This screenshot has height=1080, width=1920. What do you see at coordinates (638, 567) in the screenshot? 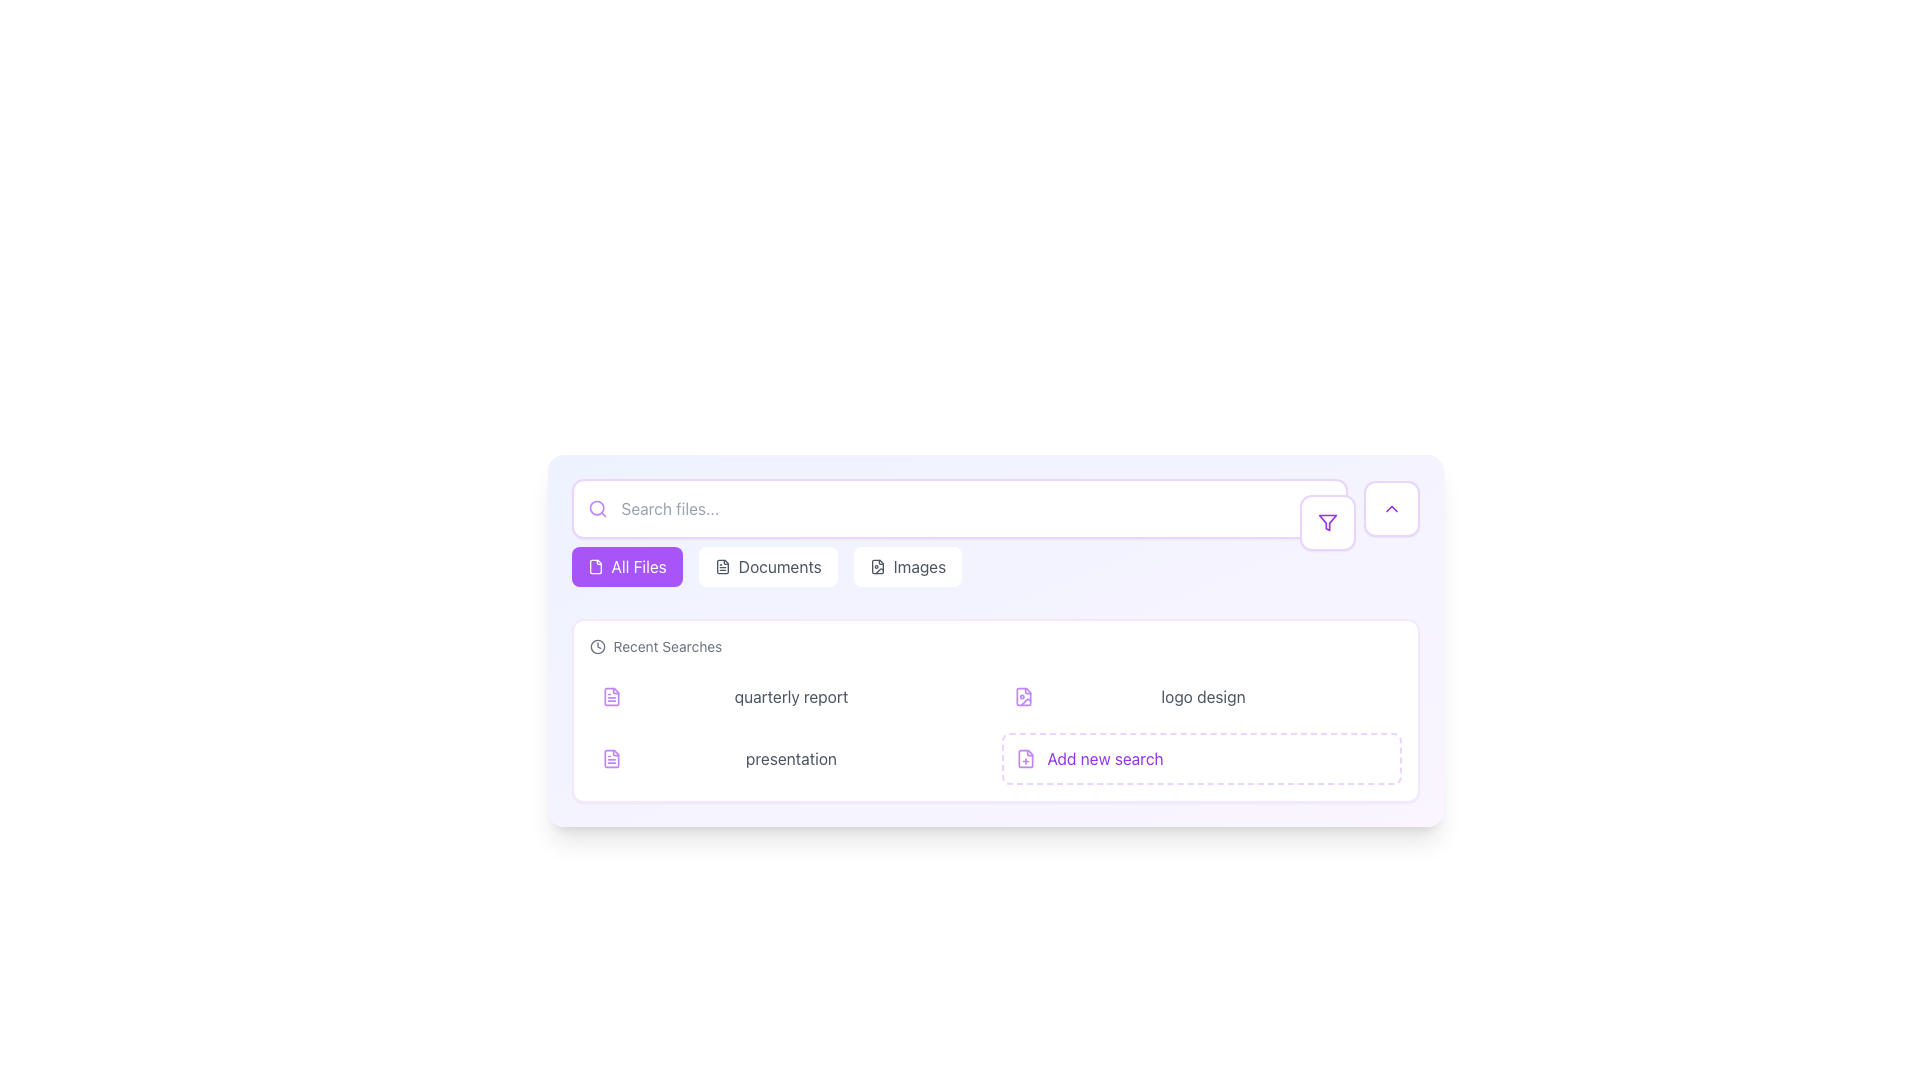
I see `the selectable text label in the navigation menu to trigger the tooltip` at bounding box center [638, 567].